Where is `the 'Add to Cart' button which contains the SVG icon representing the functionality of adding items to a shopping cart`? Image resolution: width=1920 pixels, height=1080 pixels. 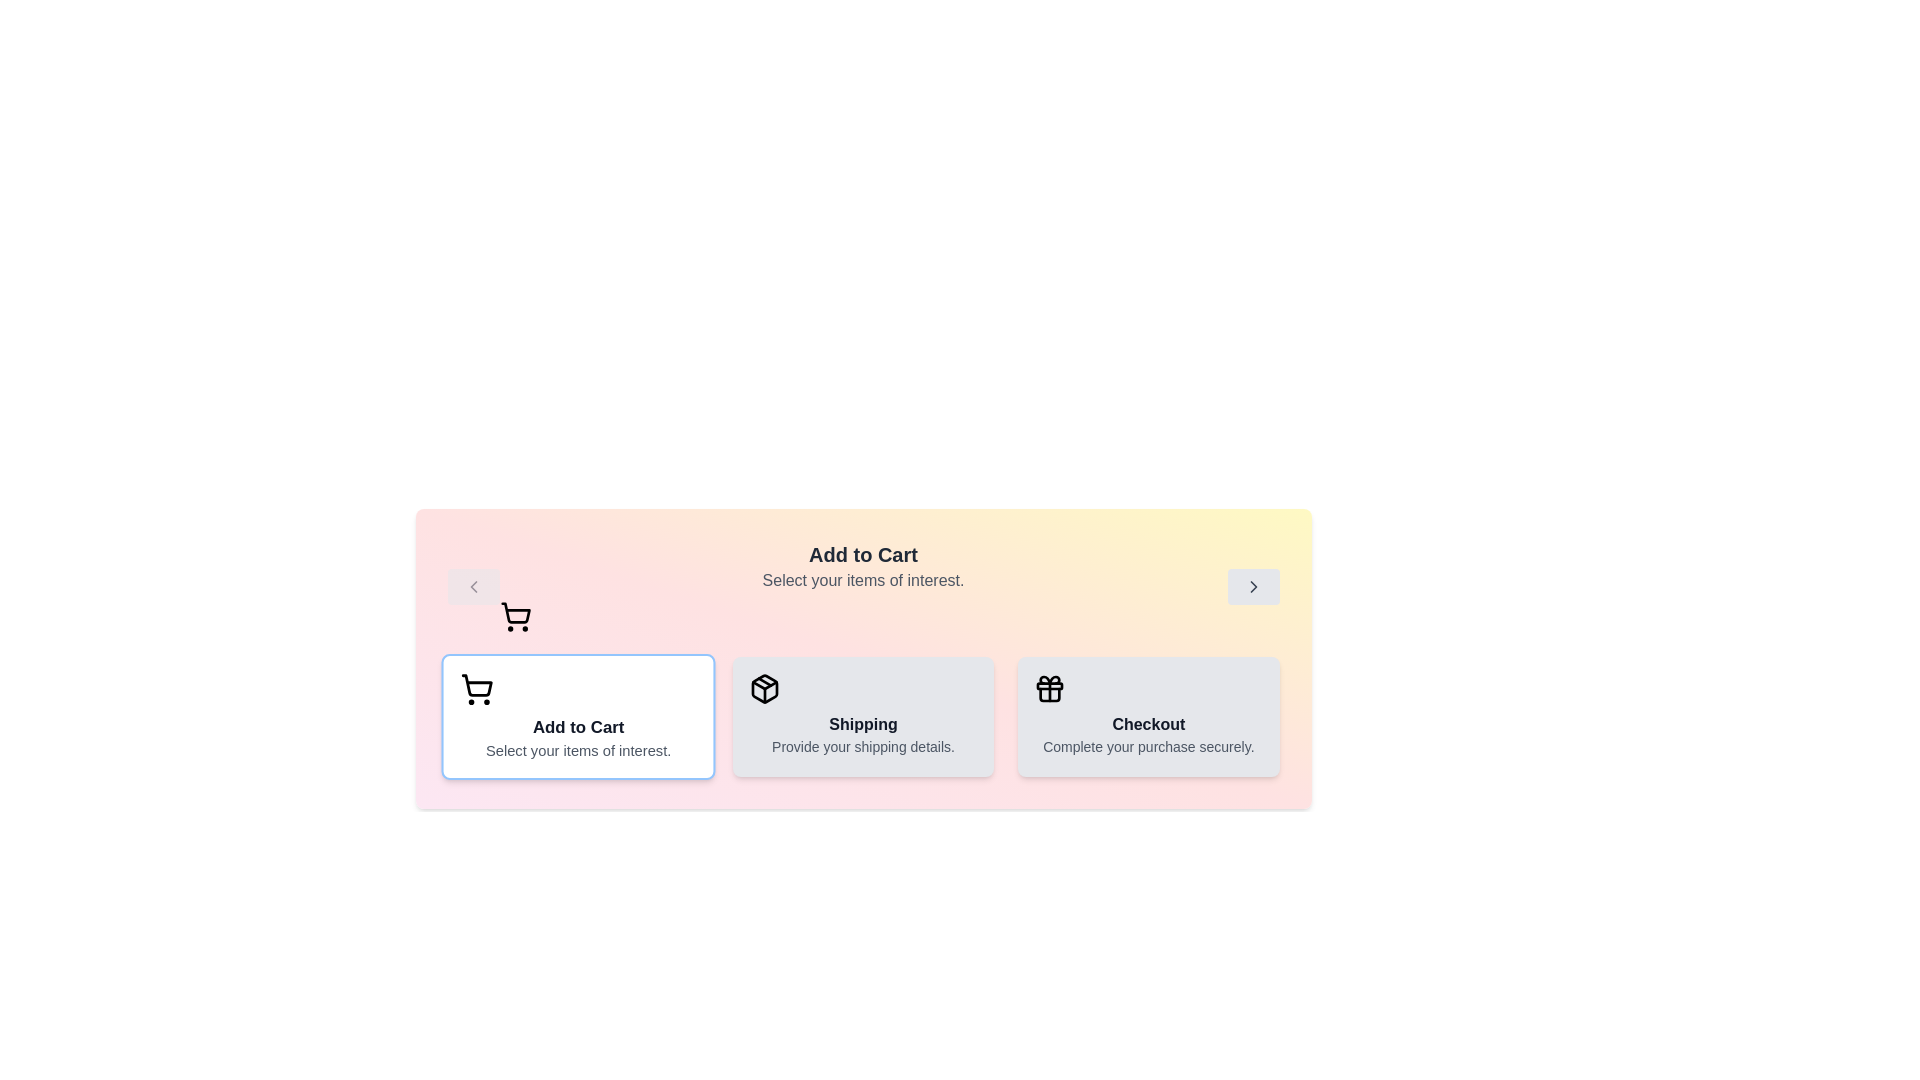 the 'Add to Cart' button which contains the SVG icon representing the functionality of adding items to a shopping cart is located at coordinates (475, 684).